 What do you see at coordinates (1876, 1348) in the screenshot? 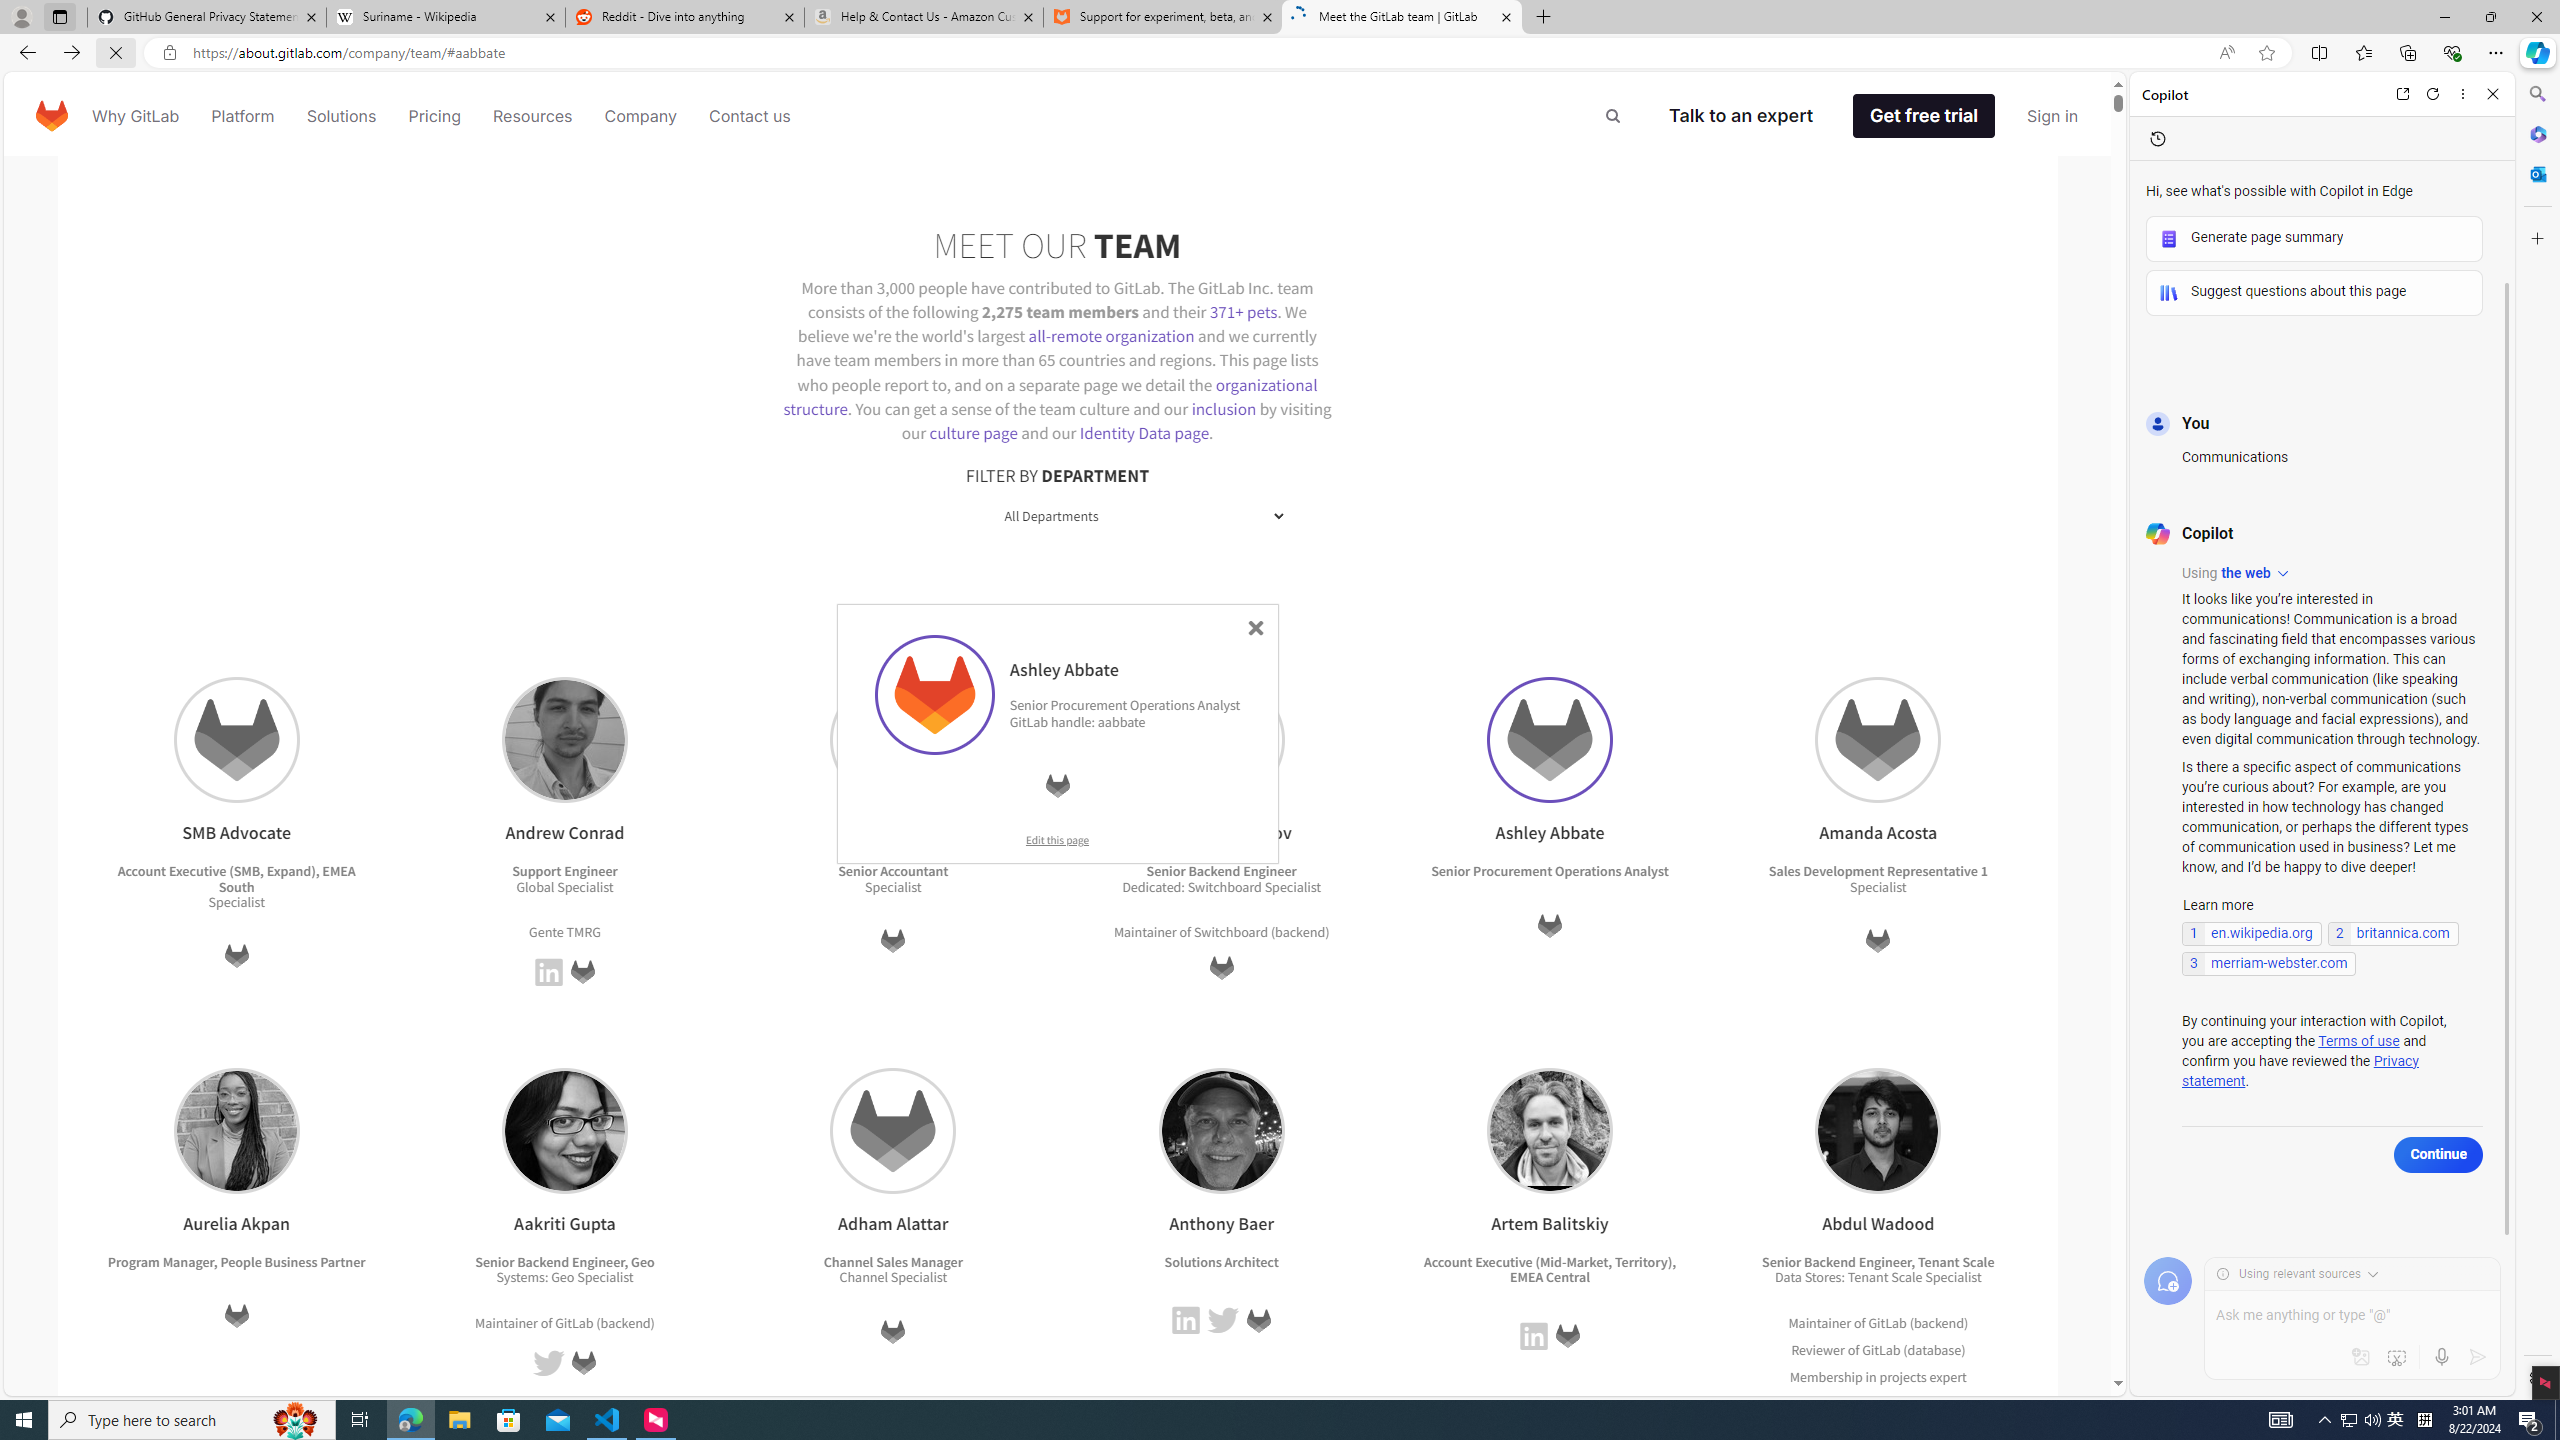
I see `'Reviewer of GitLab (database)'` at bounding box center [1876, 1348].